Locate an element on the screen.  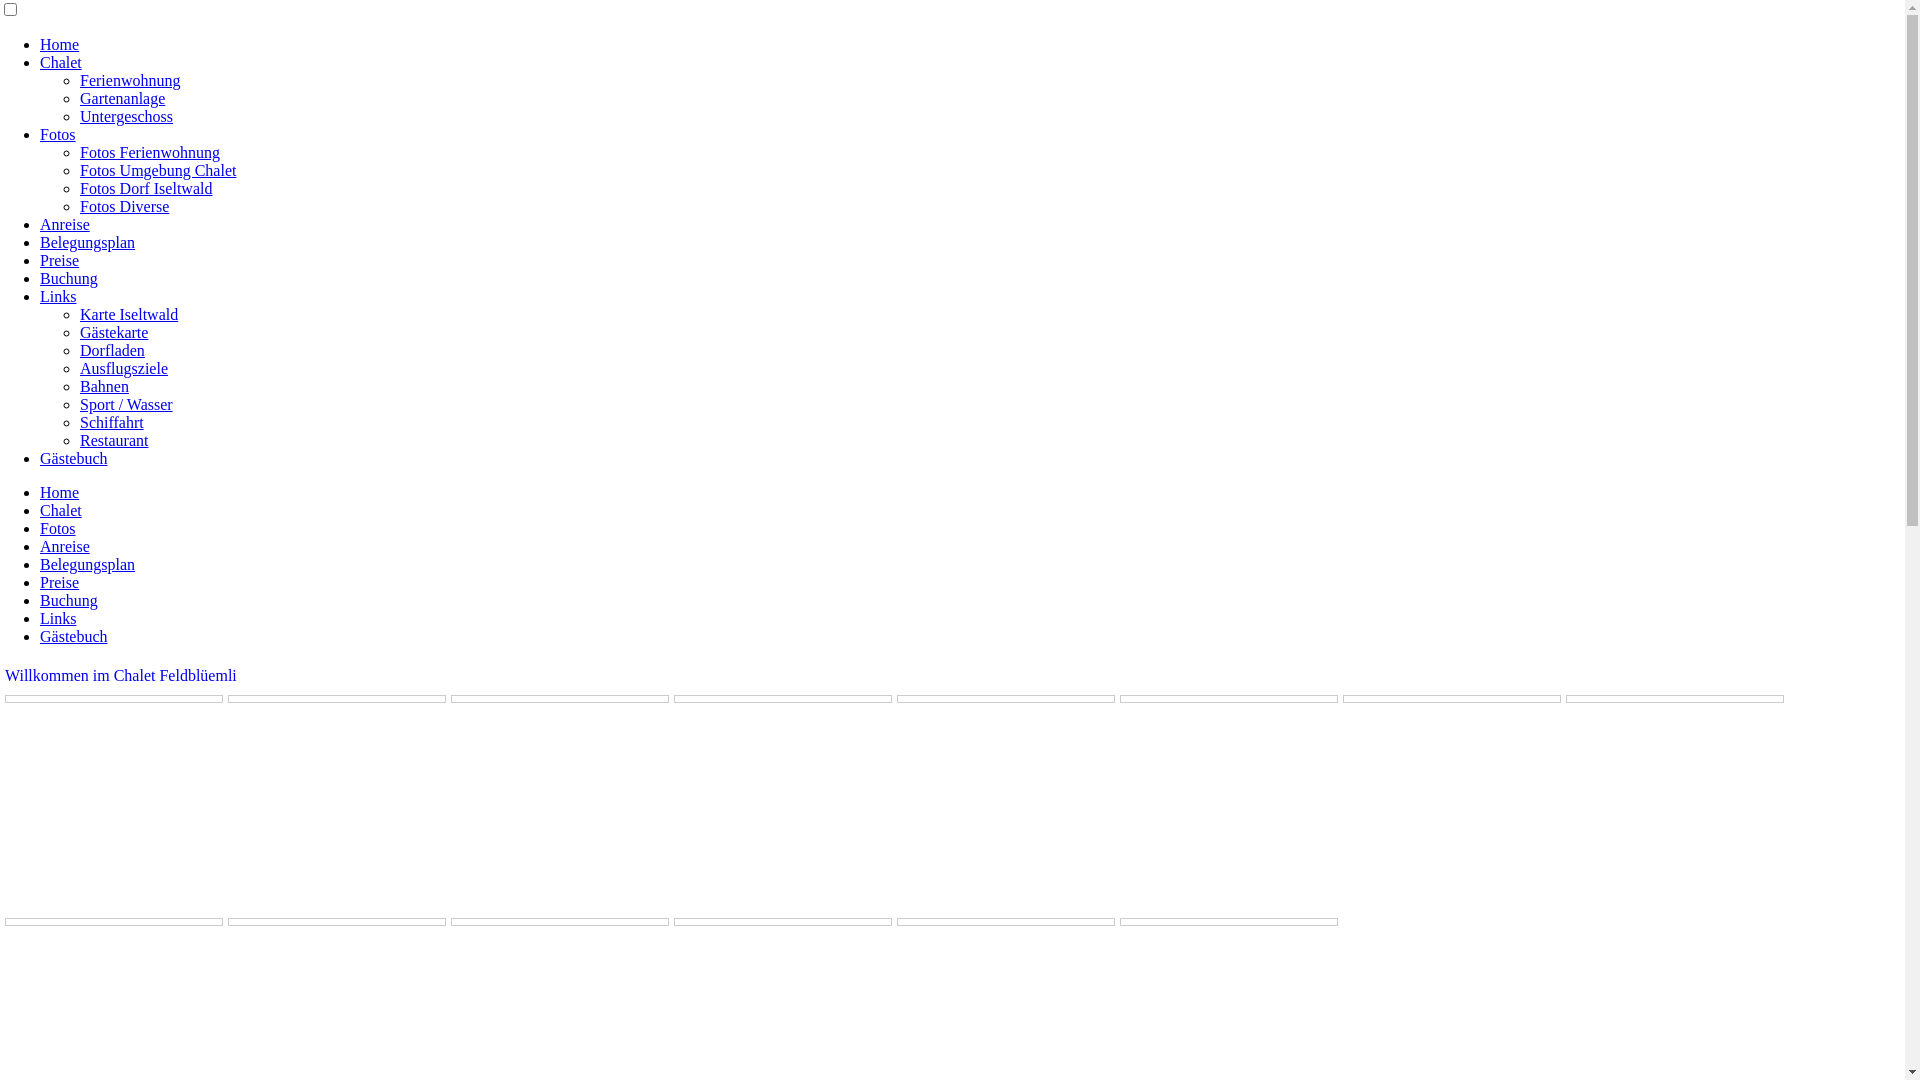
'Fotos Diverse' is located at coordinates (123, 206).